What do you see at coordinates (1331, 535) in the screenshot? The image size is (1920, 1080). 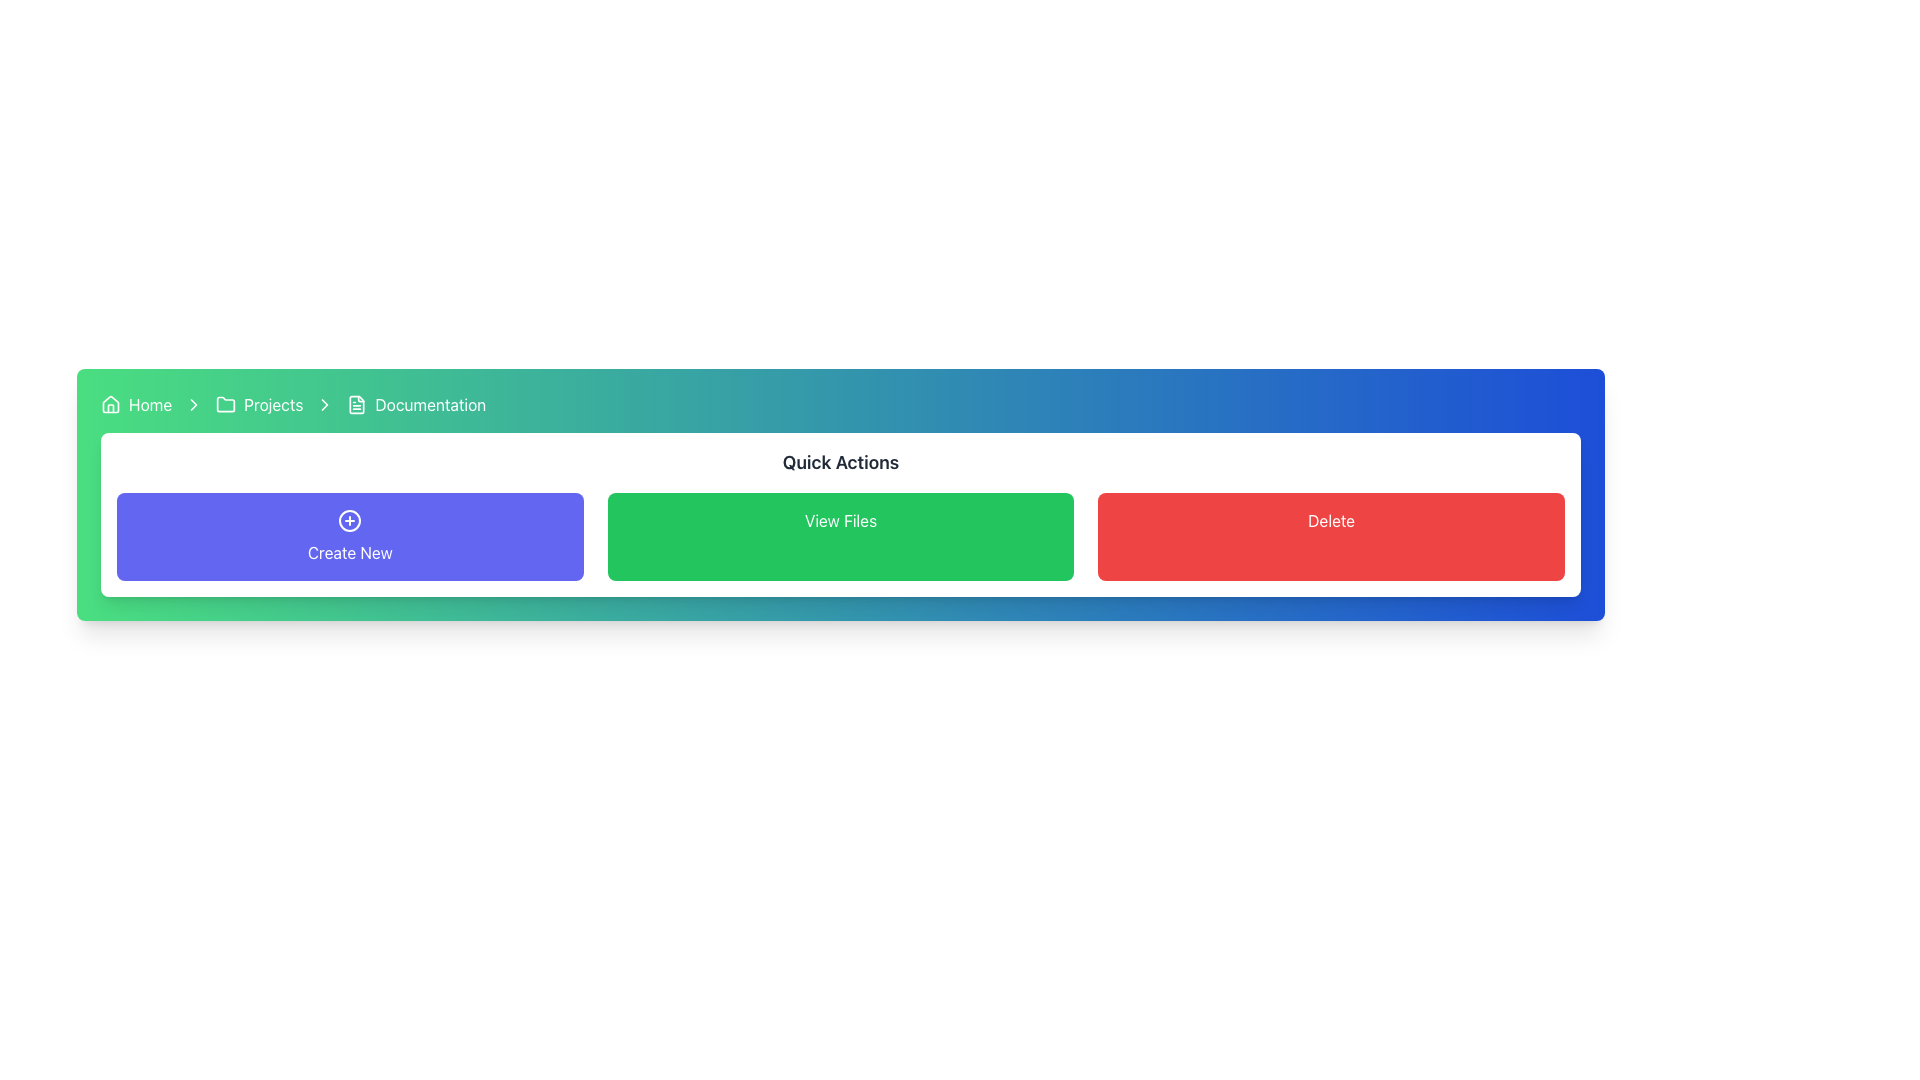 I see `the prominent red 'Delete' button with white rounded corners` at bounding box center [1331, 535].